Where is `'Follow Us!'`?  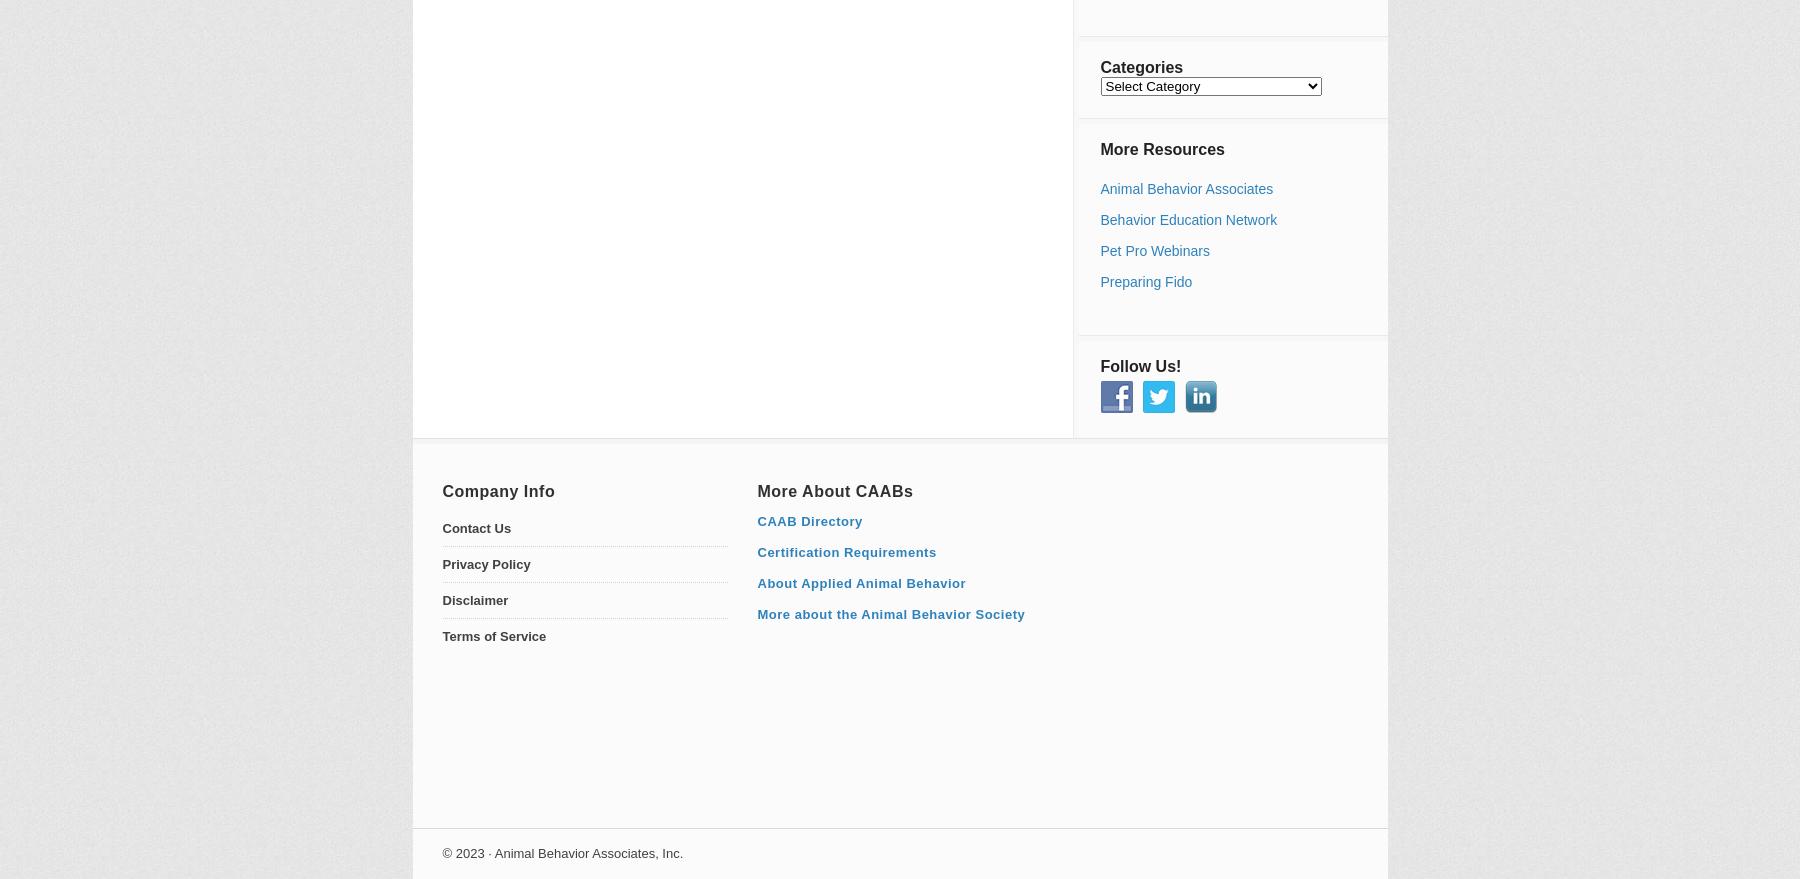
'Follow Us!' is located at coordinates (1139, 366).